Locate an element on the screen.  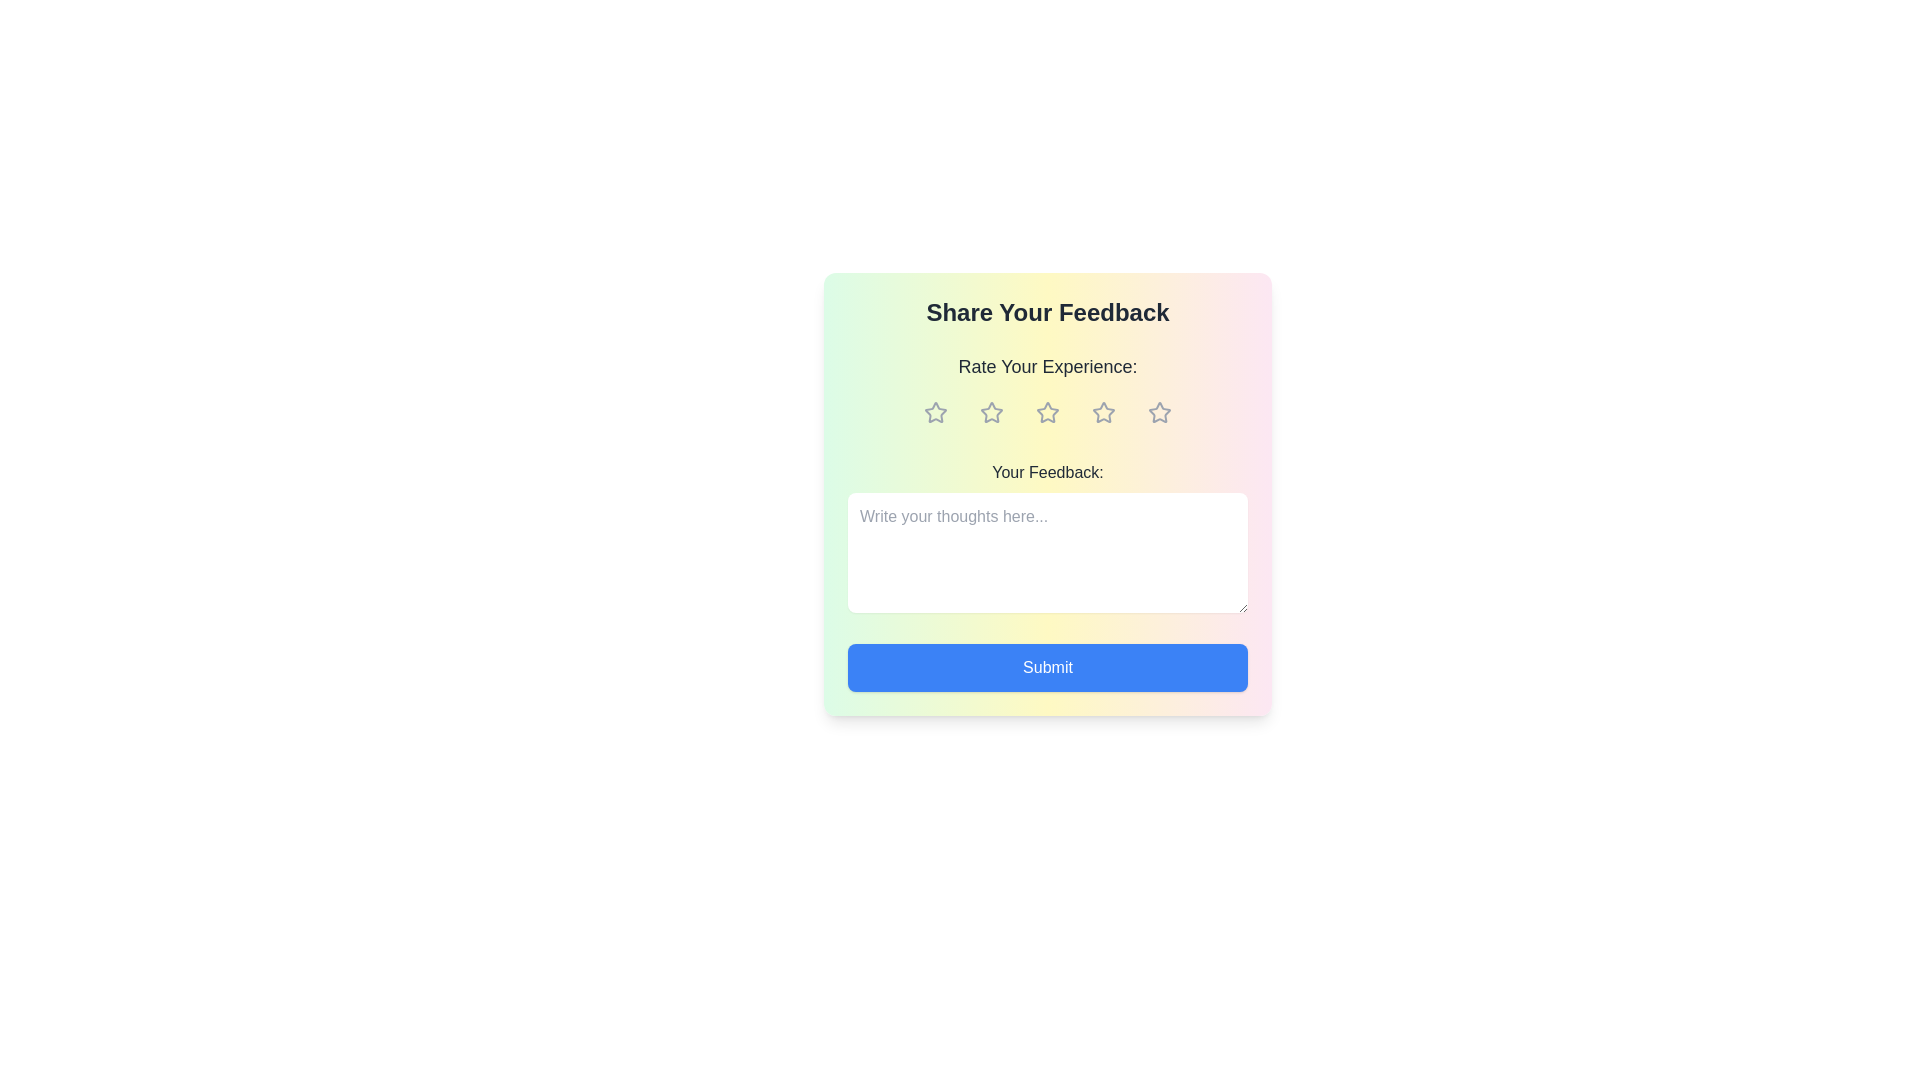
the second star icon, which is outlined and located under the 'Rate Your Experience' heading is located at coordinates (992, 411).